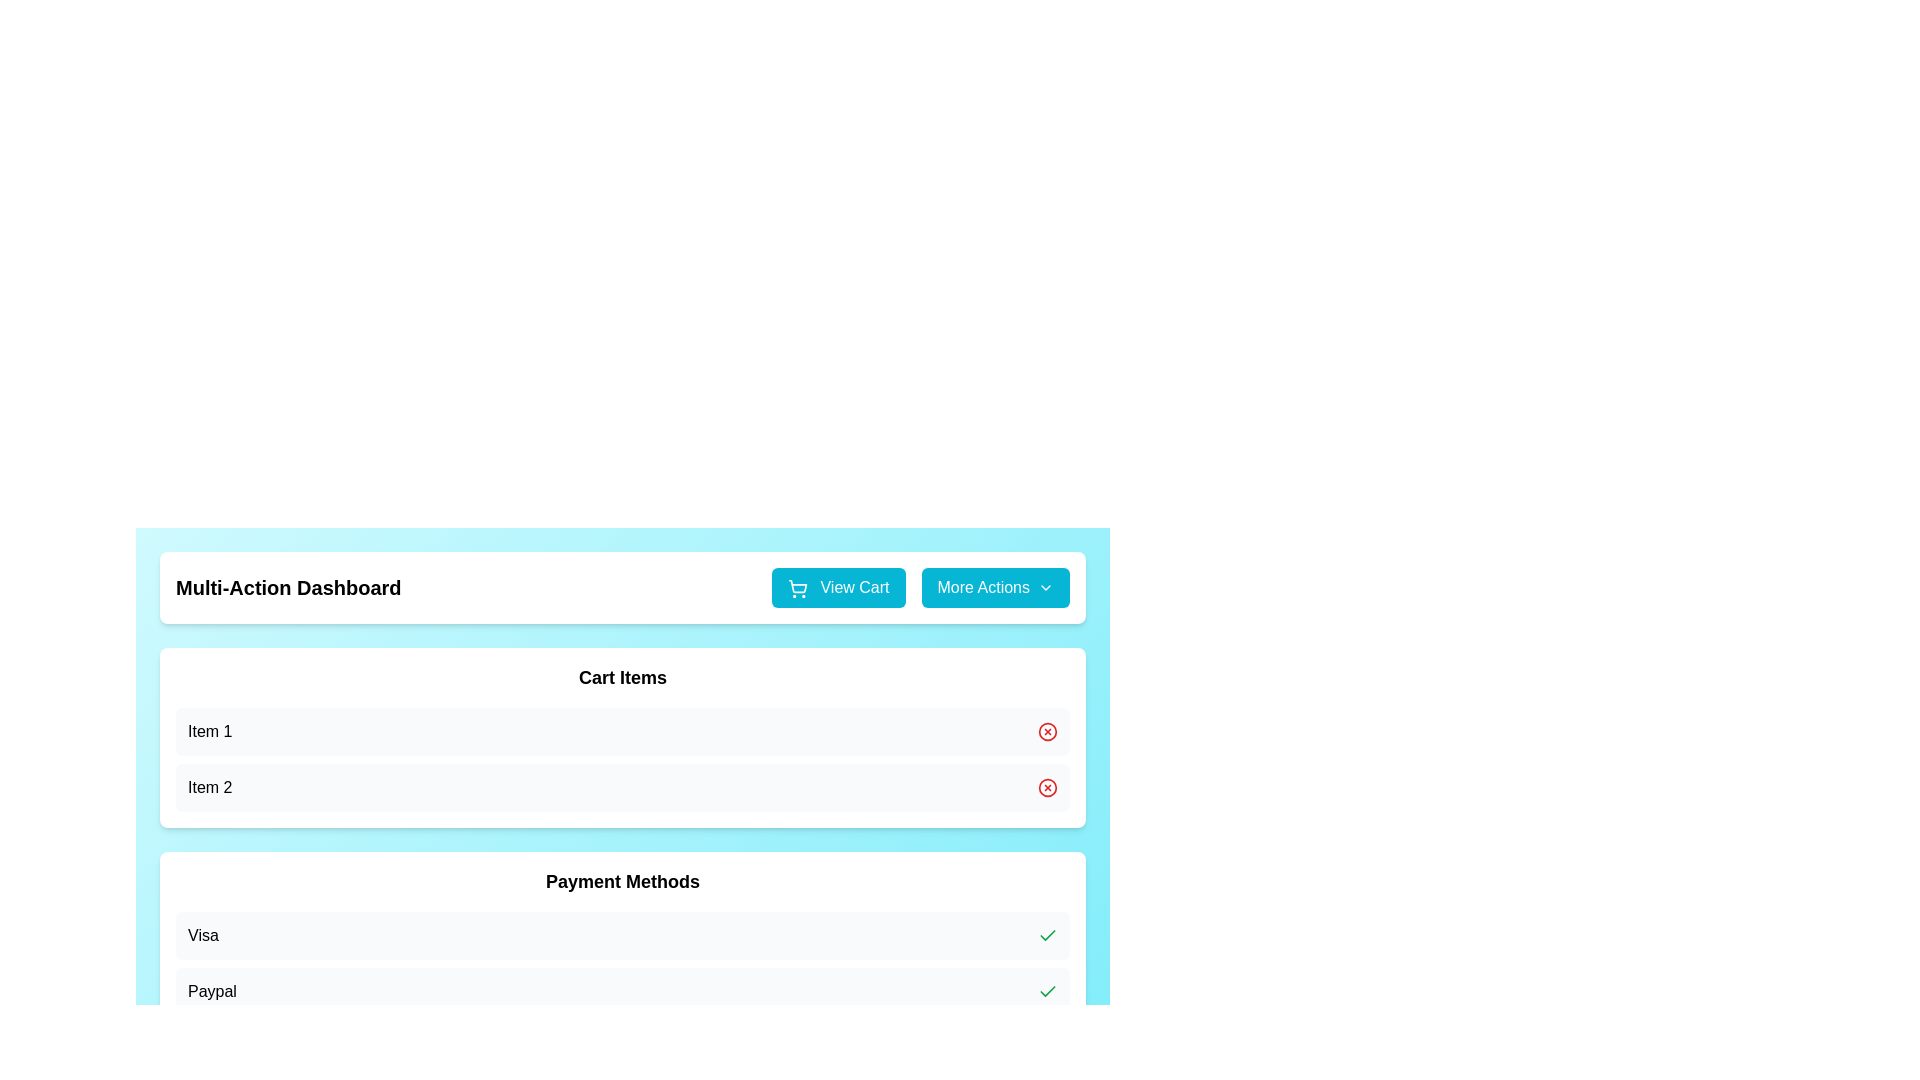 The width and height of the screenshot is (1920, 1080). I want to click on the green checkmark icon located in the 'Payment Methods' section, specifically aligned with the 'Paypal' option row, indicating selection or confirmation, so click(1046, 934).